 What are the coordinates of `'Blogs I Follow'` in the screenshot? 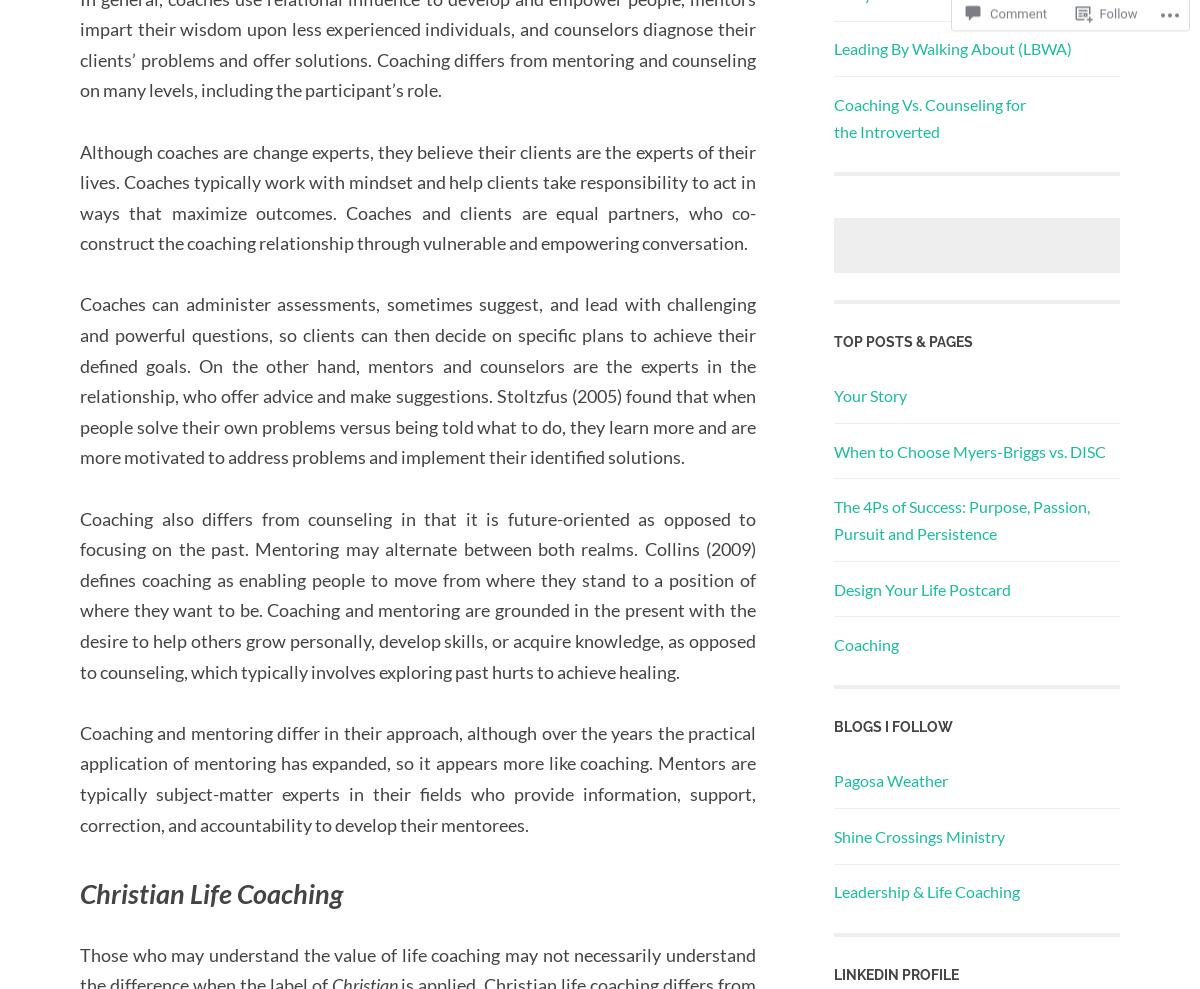 It's located at (892, 727).